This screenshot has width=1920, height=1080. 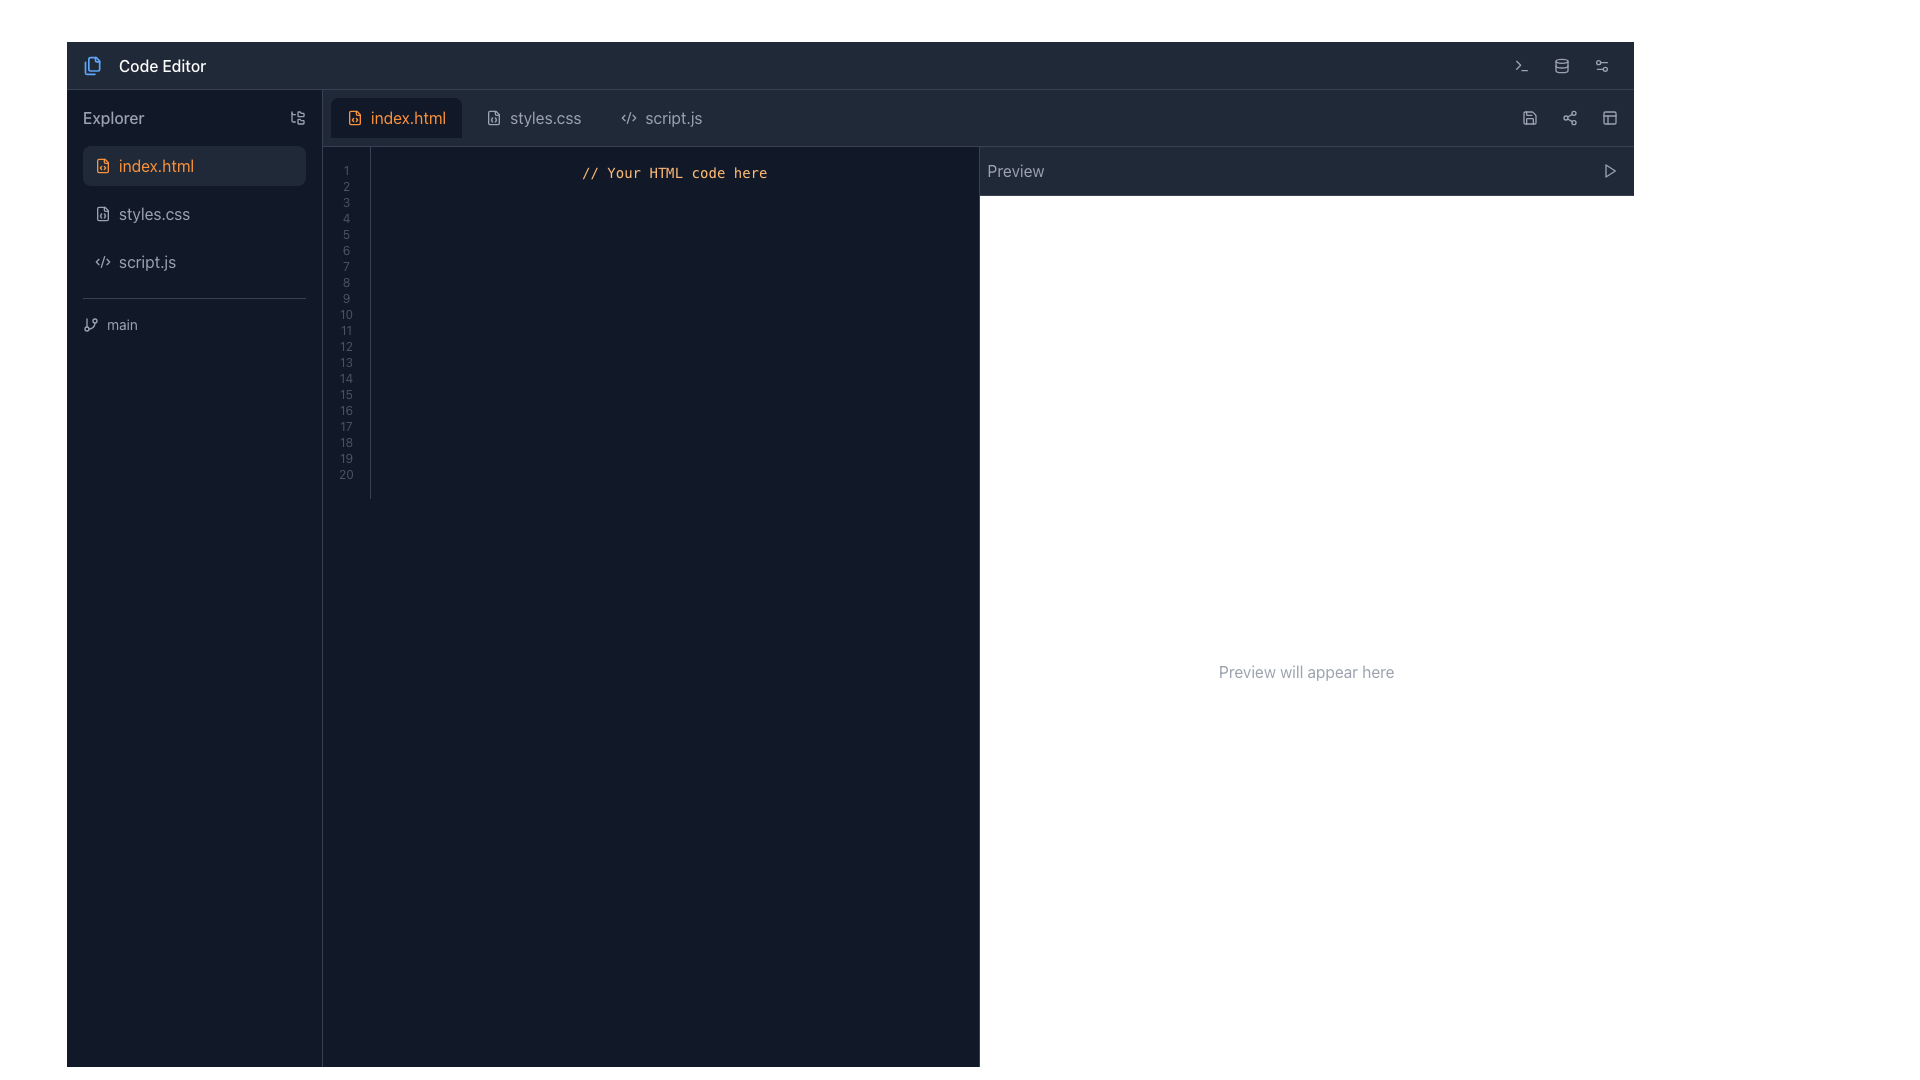 What do you see at coordinates (1609, 169) in the screenshot?
I see `the play icon located in the toolbar at the top right of the interface` at bounding box center [1609, 169].